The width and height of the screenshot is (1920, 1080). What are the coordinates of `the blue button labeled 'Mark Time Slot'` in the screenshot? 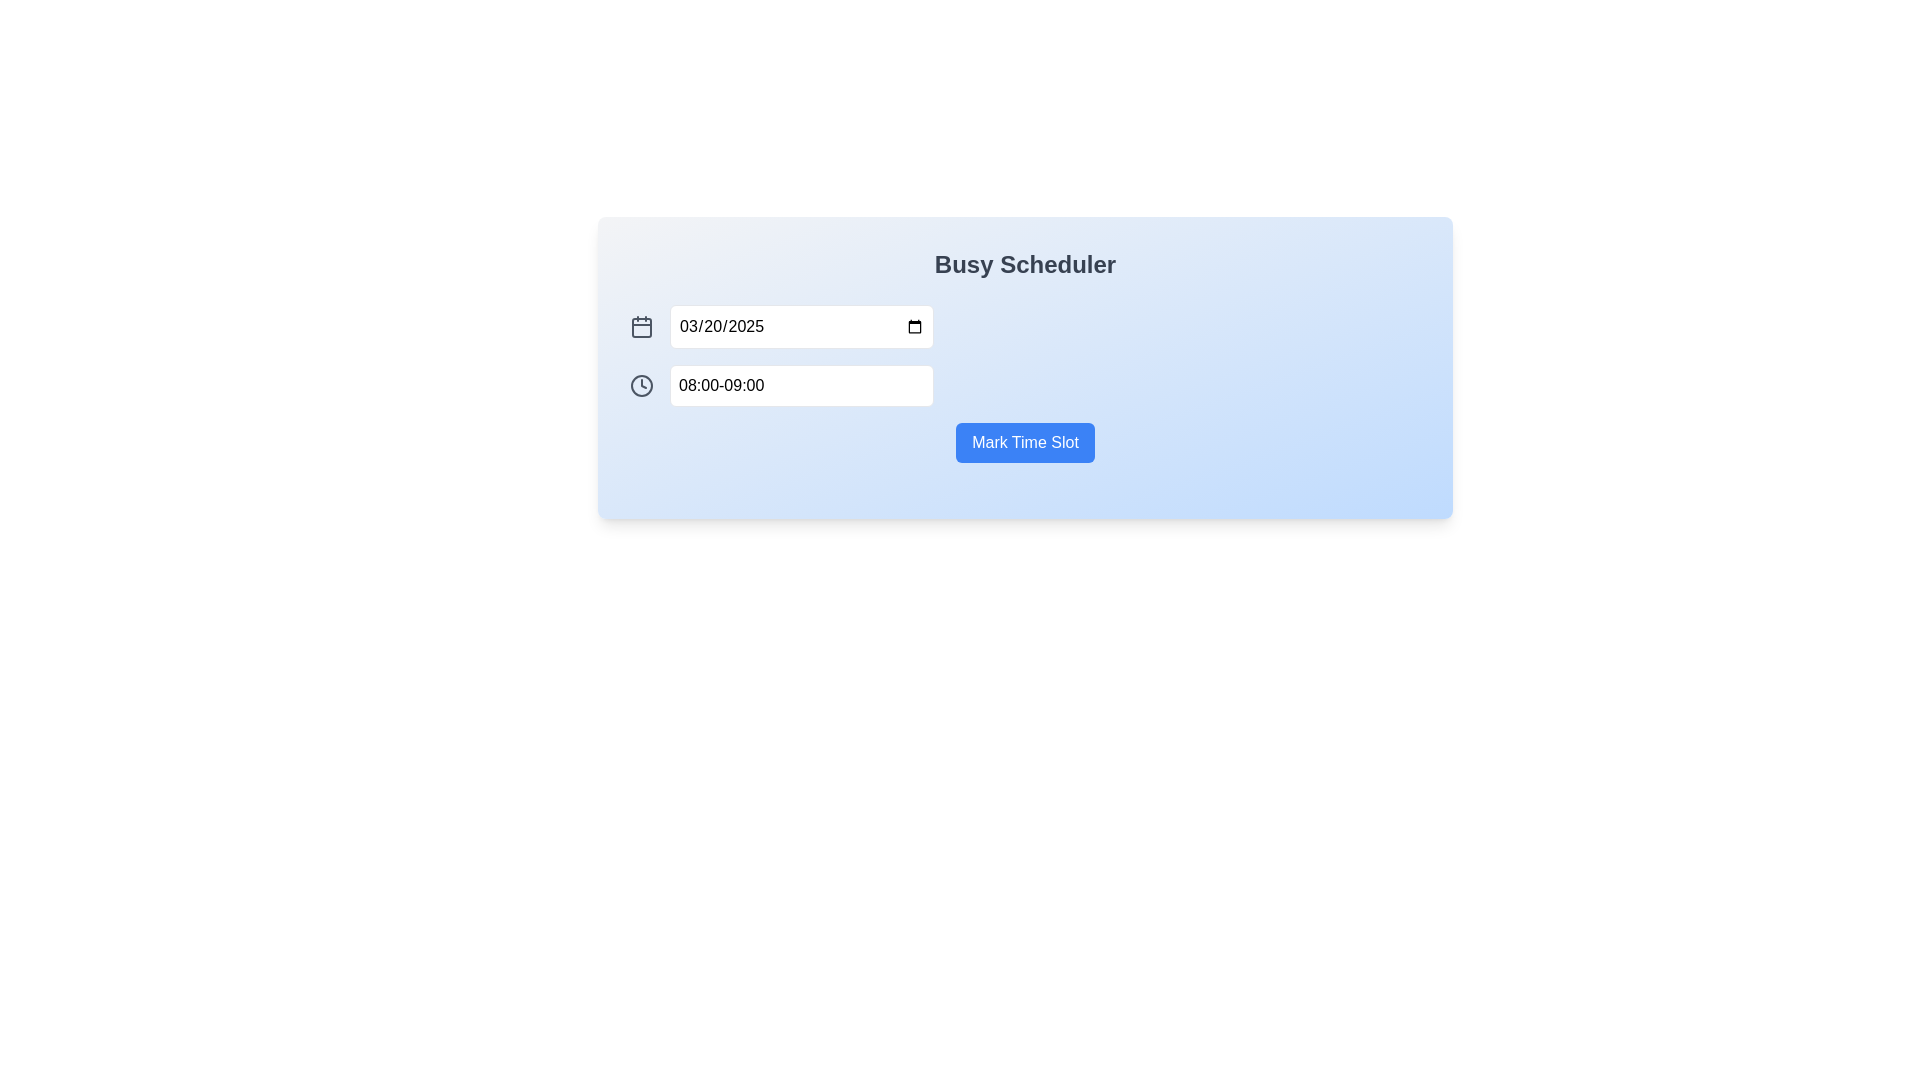 It's located at (1025, 442).